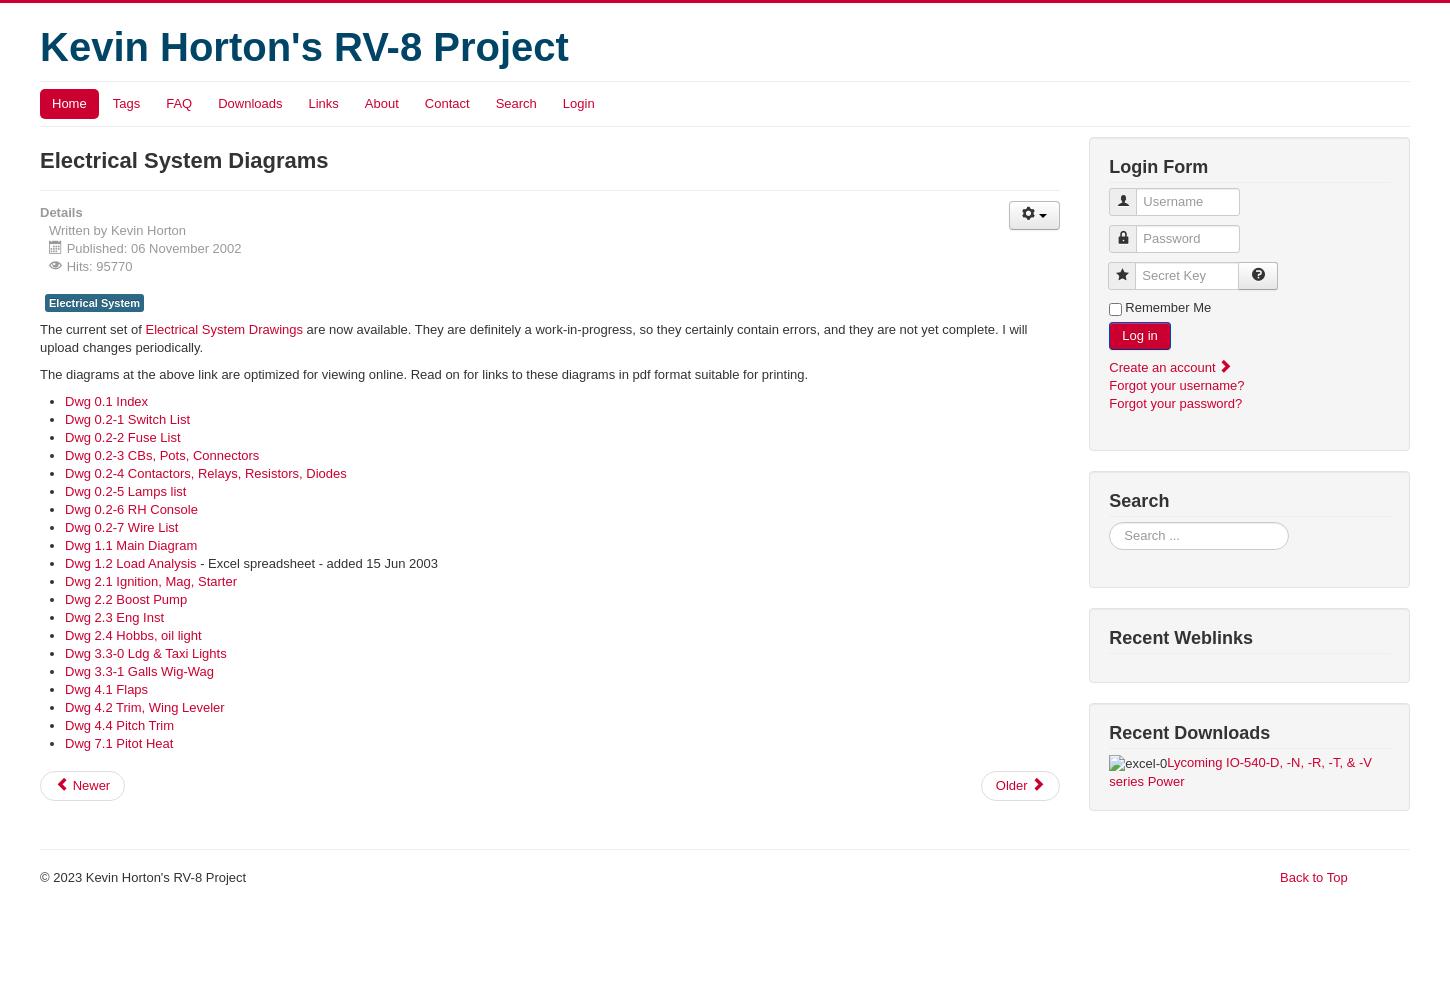 This screenshot has width=1450, height=1000. Describe the element at coordinates (126, 419) in the screenshot. I see `'Dwg 0.2-1 Switch List'` at that location.